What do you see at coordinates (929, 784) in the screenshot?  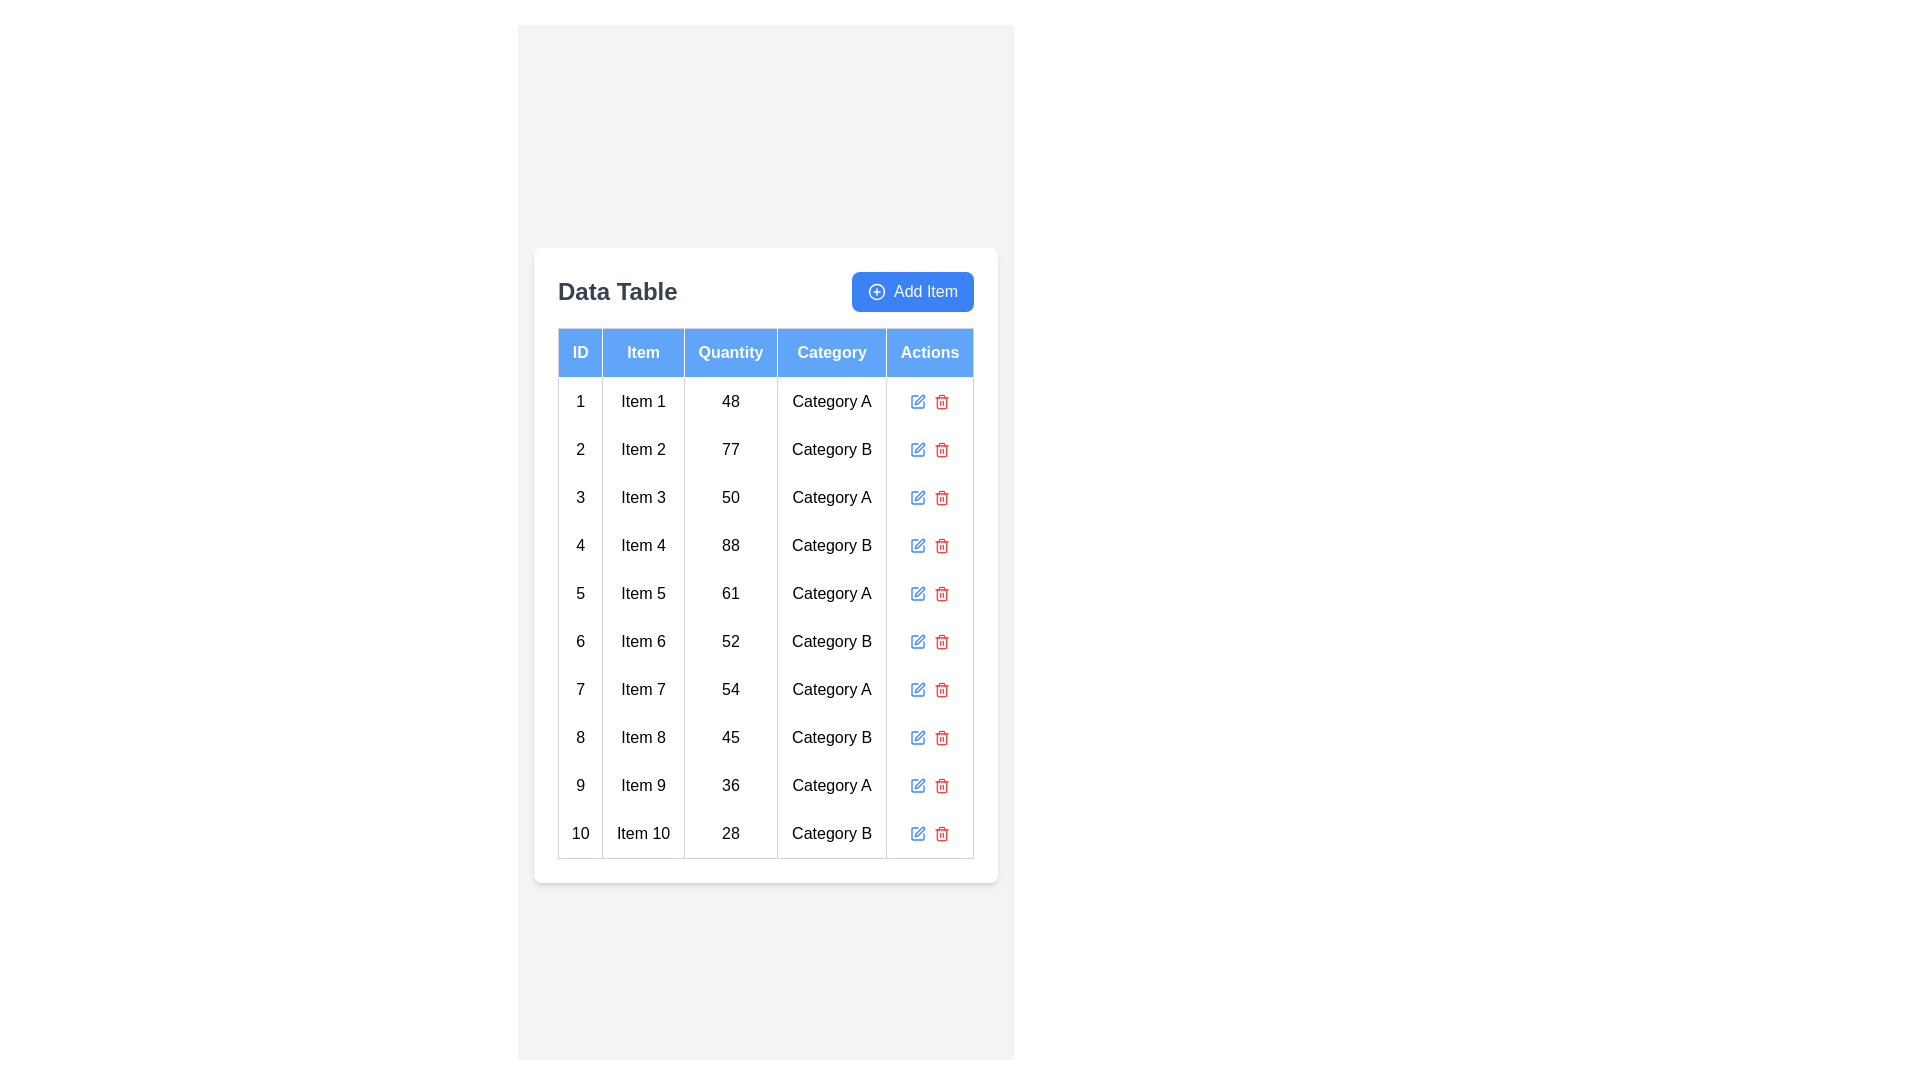 I see `the action panel containing interactive buttons for 'Item 9 - Category A'` at bounding box center [929, 784].